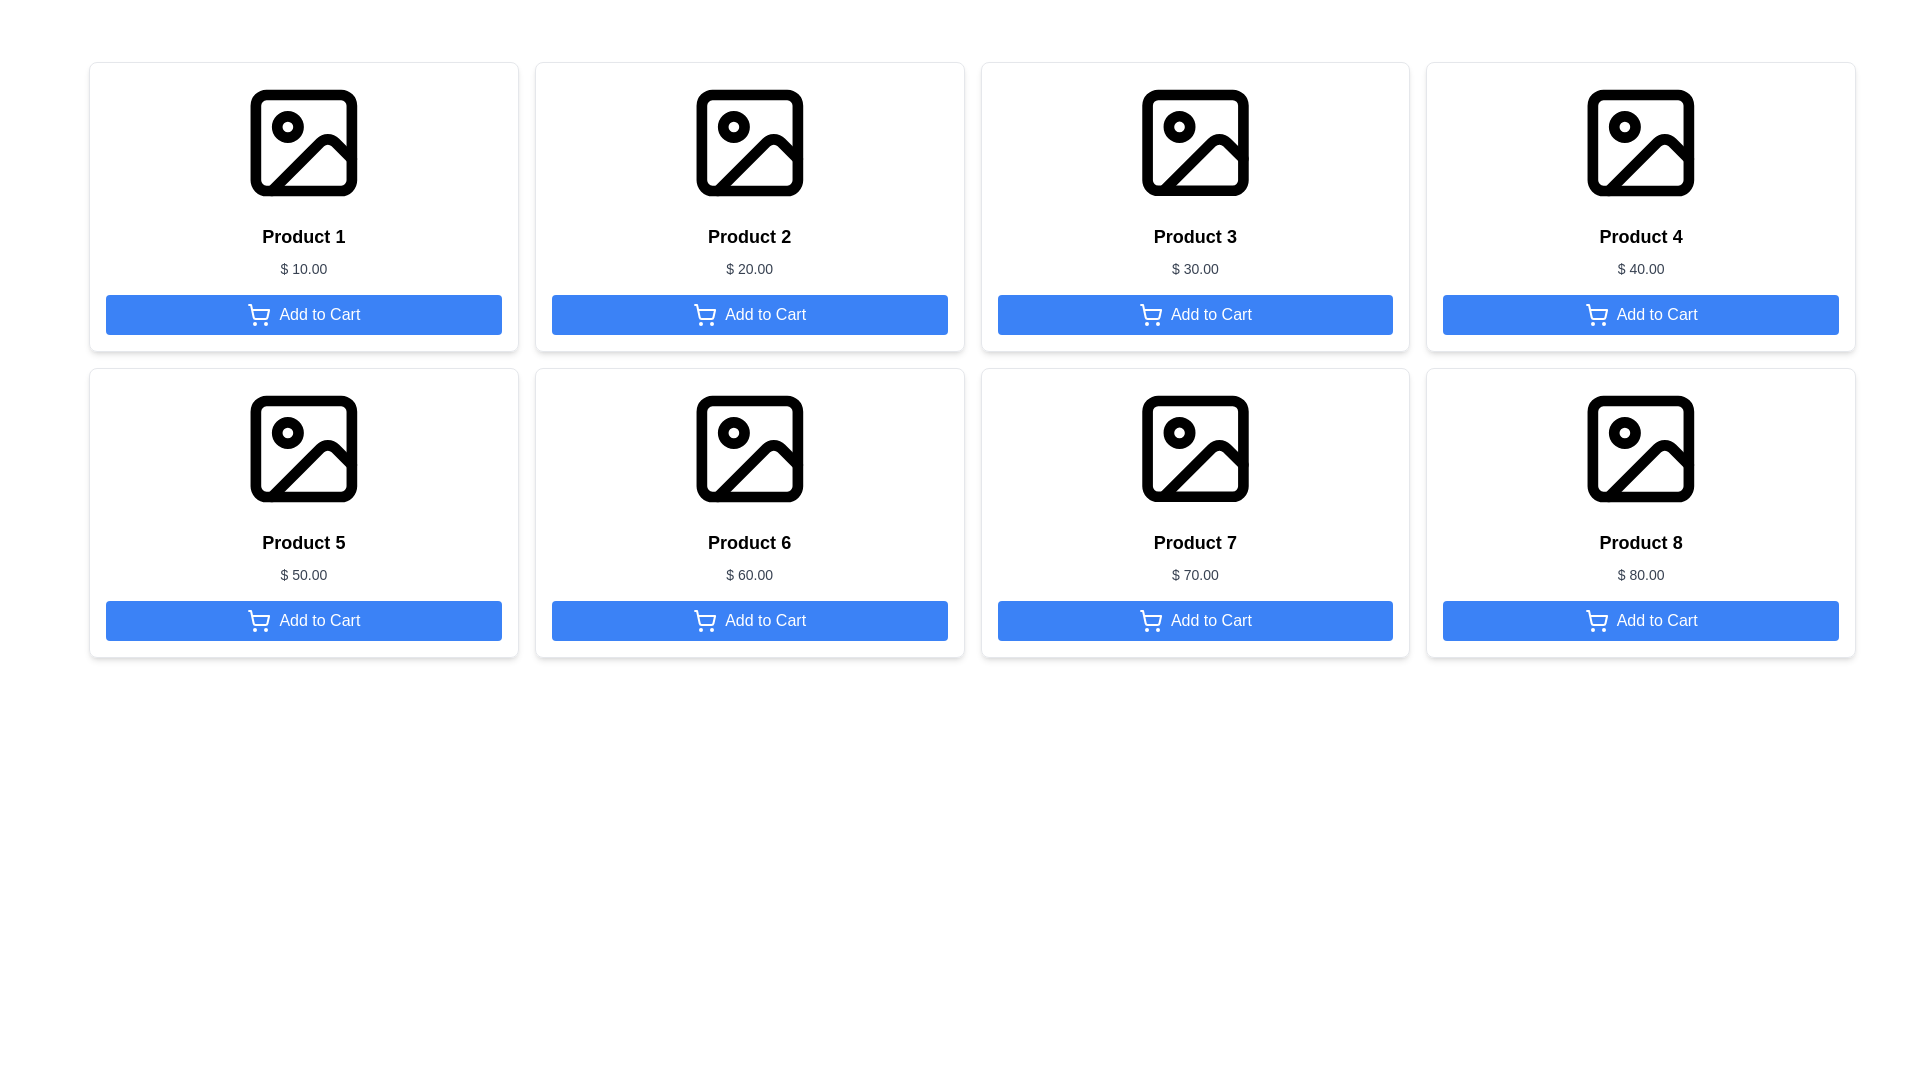  What do you see at coordinates (1641, 447) in the screenshot?
I see `the icon resembling a simplified image placeholder, which features a square frame with a curved line and a small circular element inside, located at the top area of the 'Product 8' card in the bottom right of a 2x4 grid` at bounding box center [1641, 447].